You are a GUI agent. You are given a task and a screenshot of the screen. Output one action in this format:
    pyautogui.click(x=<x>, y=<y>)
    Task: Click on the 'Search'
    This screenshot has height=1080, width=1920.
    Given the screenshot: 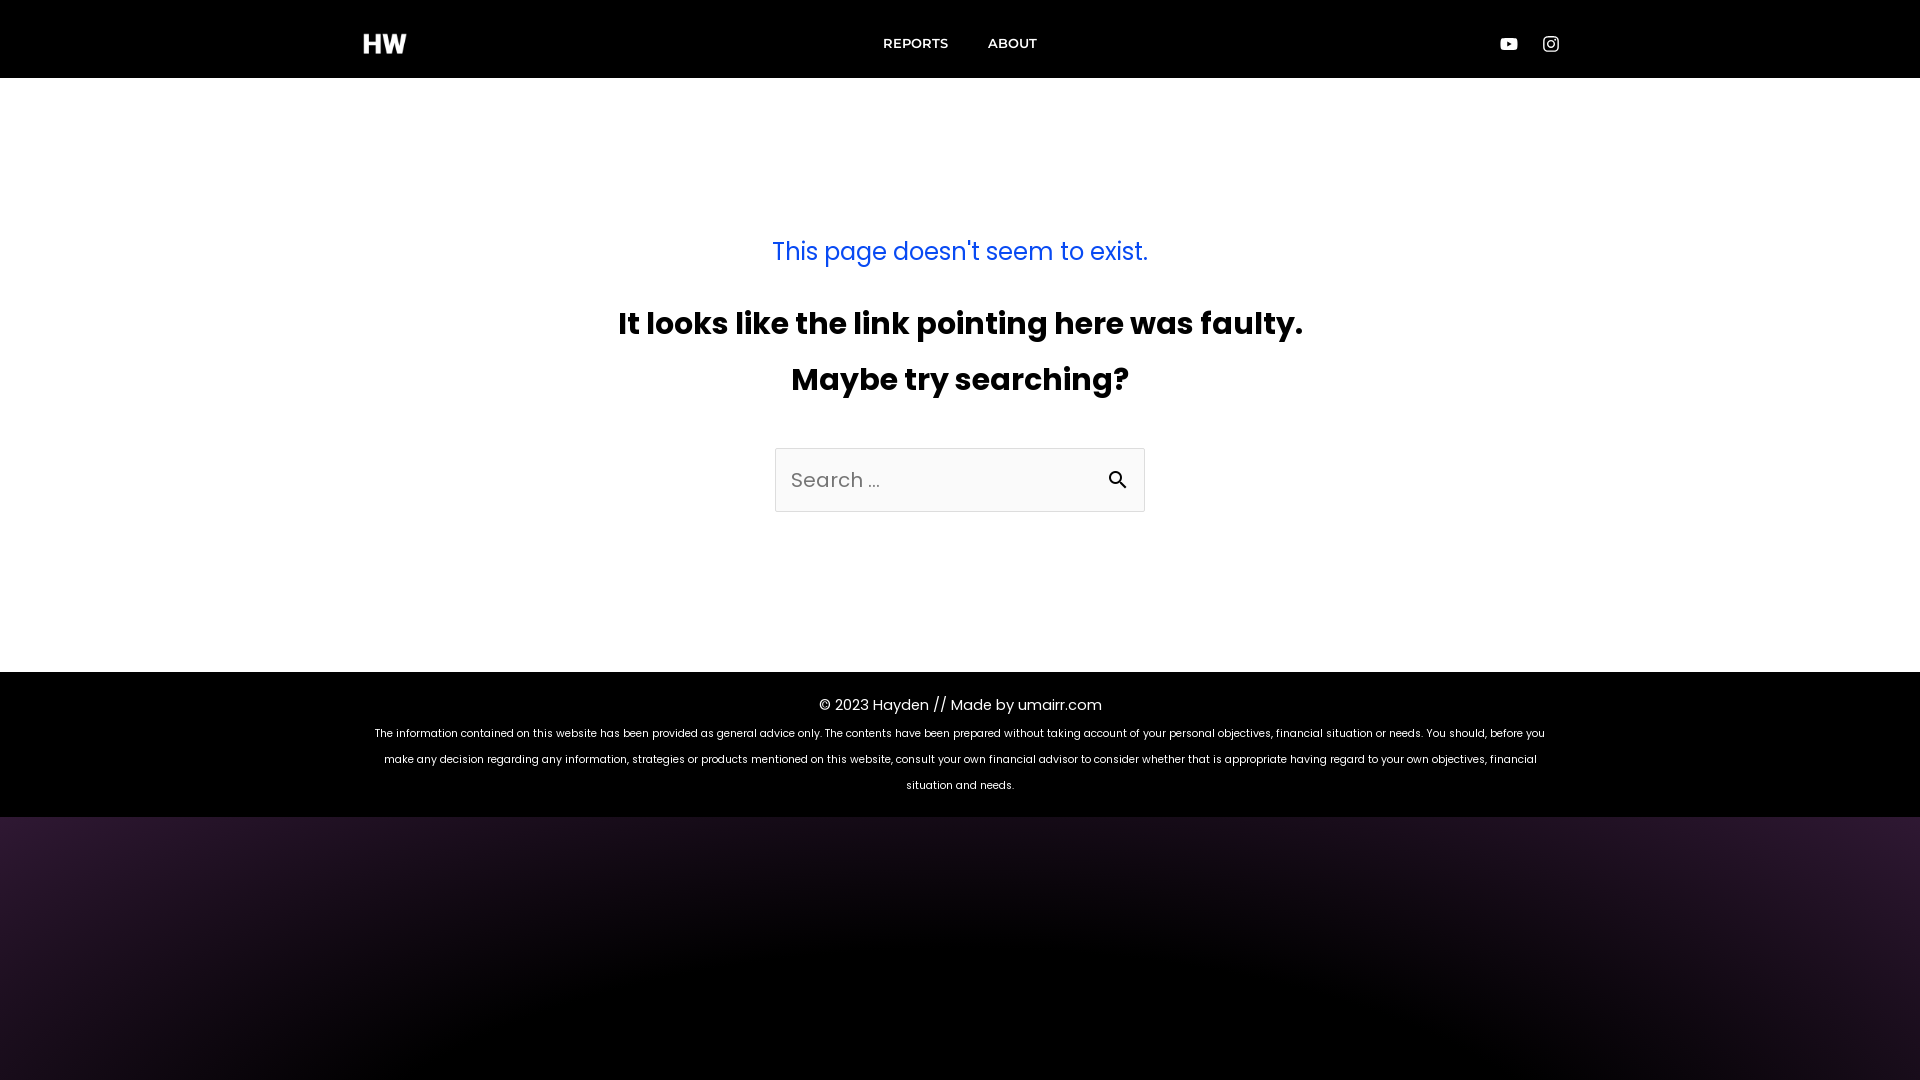 What is the action you would take?
    pyautogui.click(x=1122, y=467)
    